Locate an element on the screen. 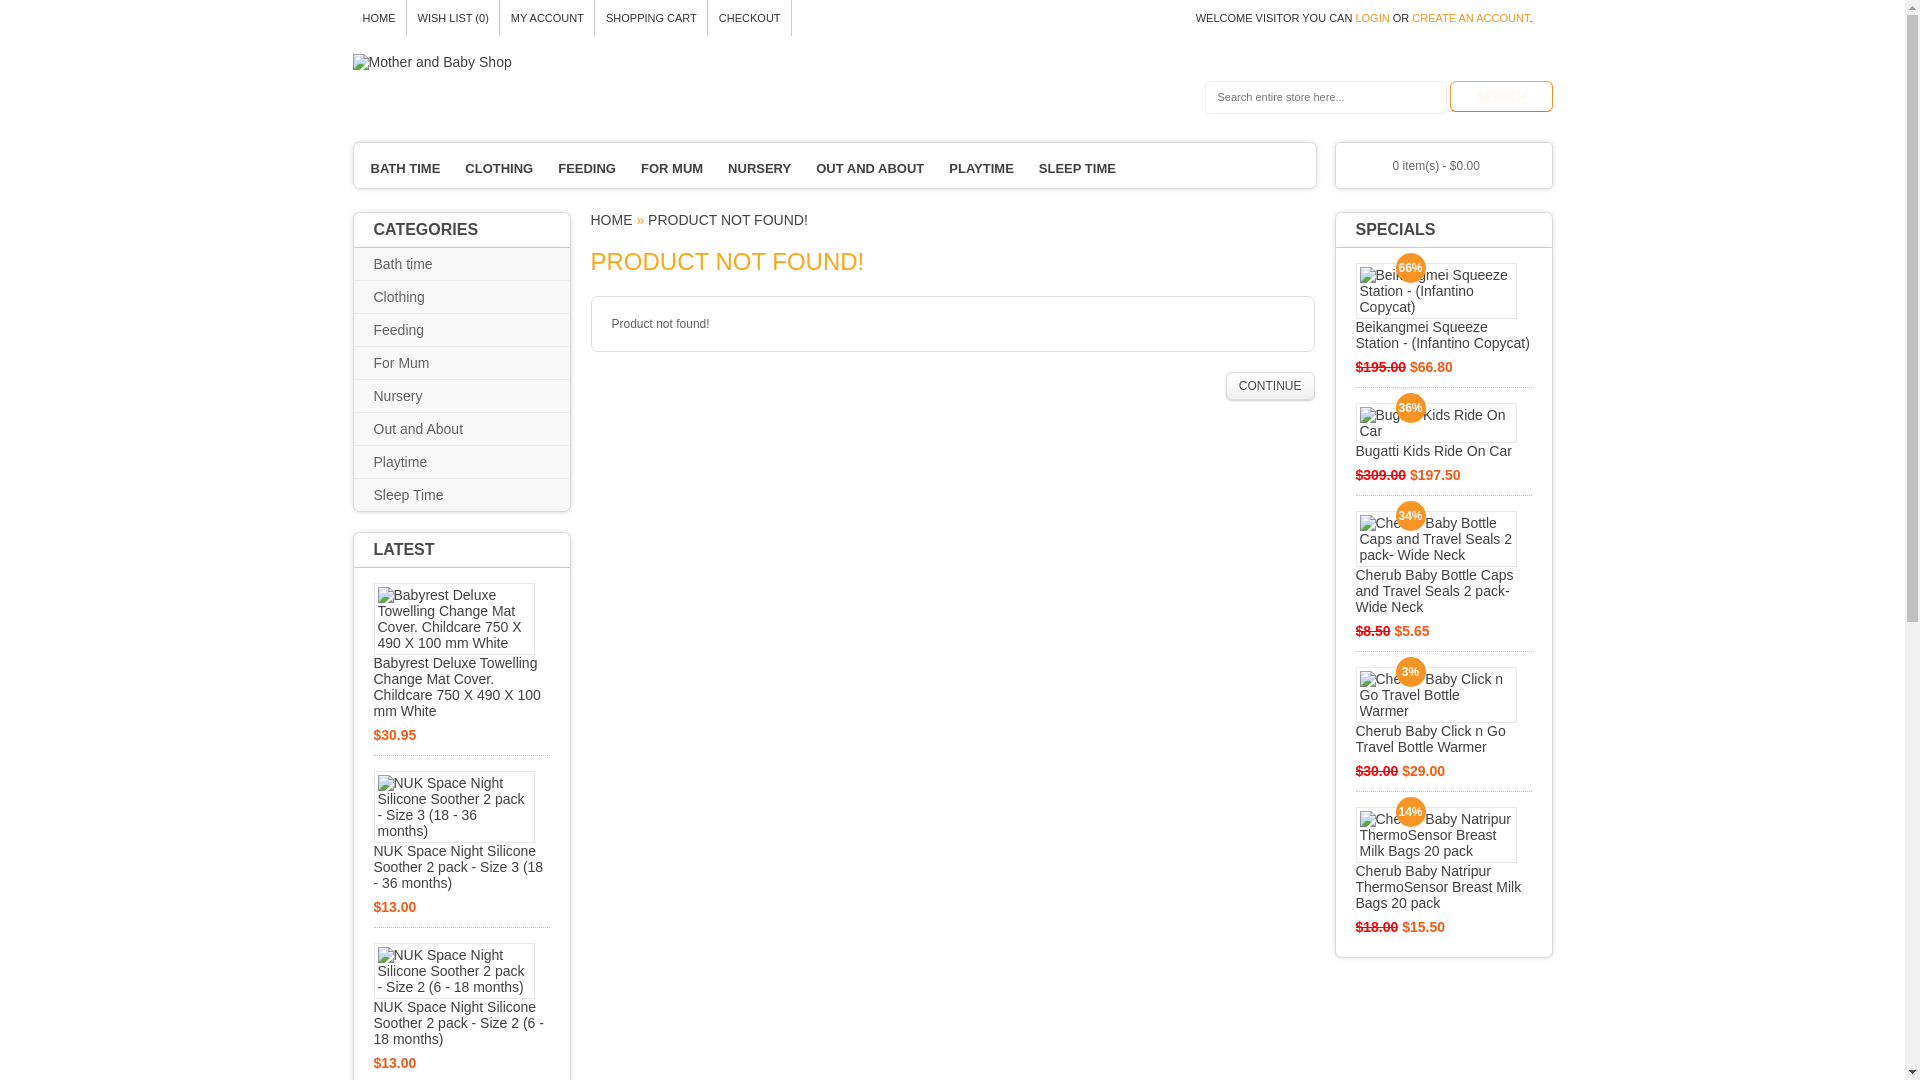 The image size is (1920, 1080). 'For Mum' is located at coordinates (416, 362).